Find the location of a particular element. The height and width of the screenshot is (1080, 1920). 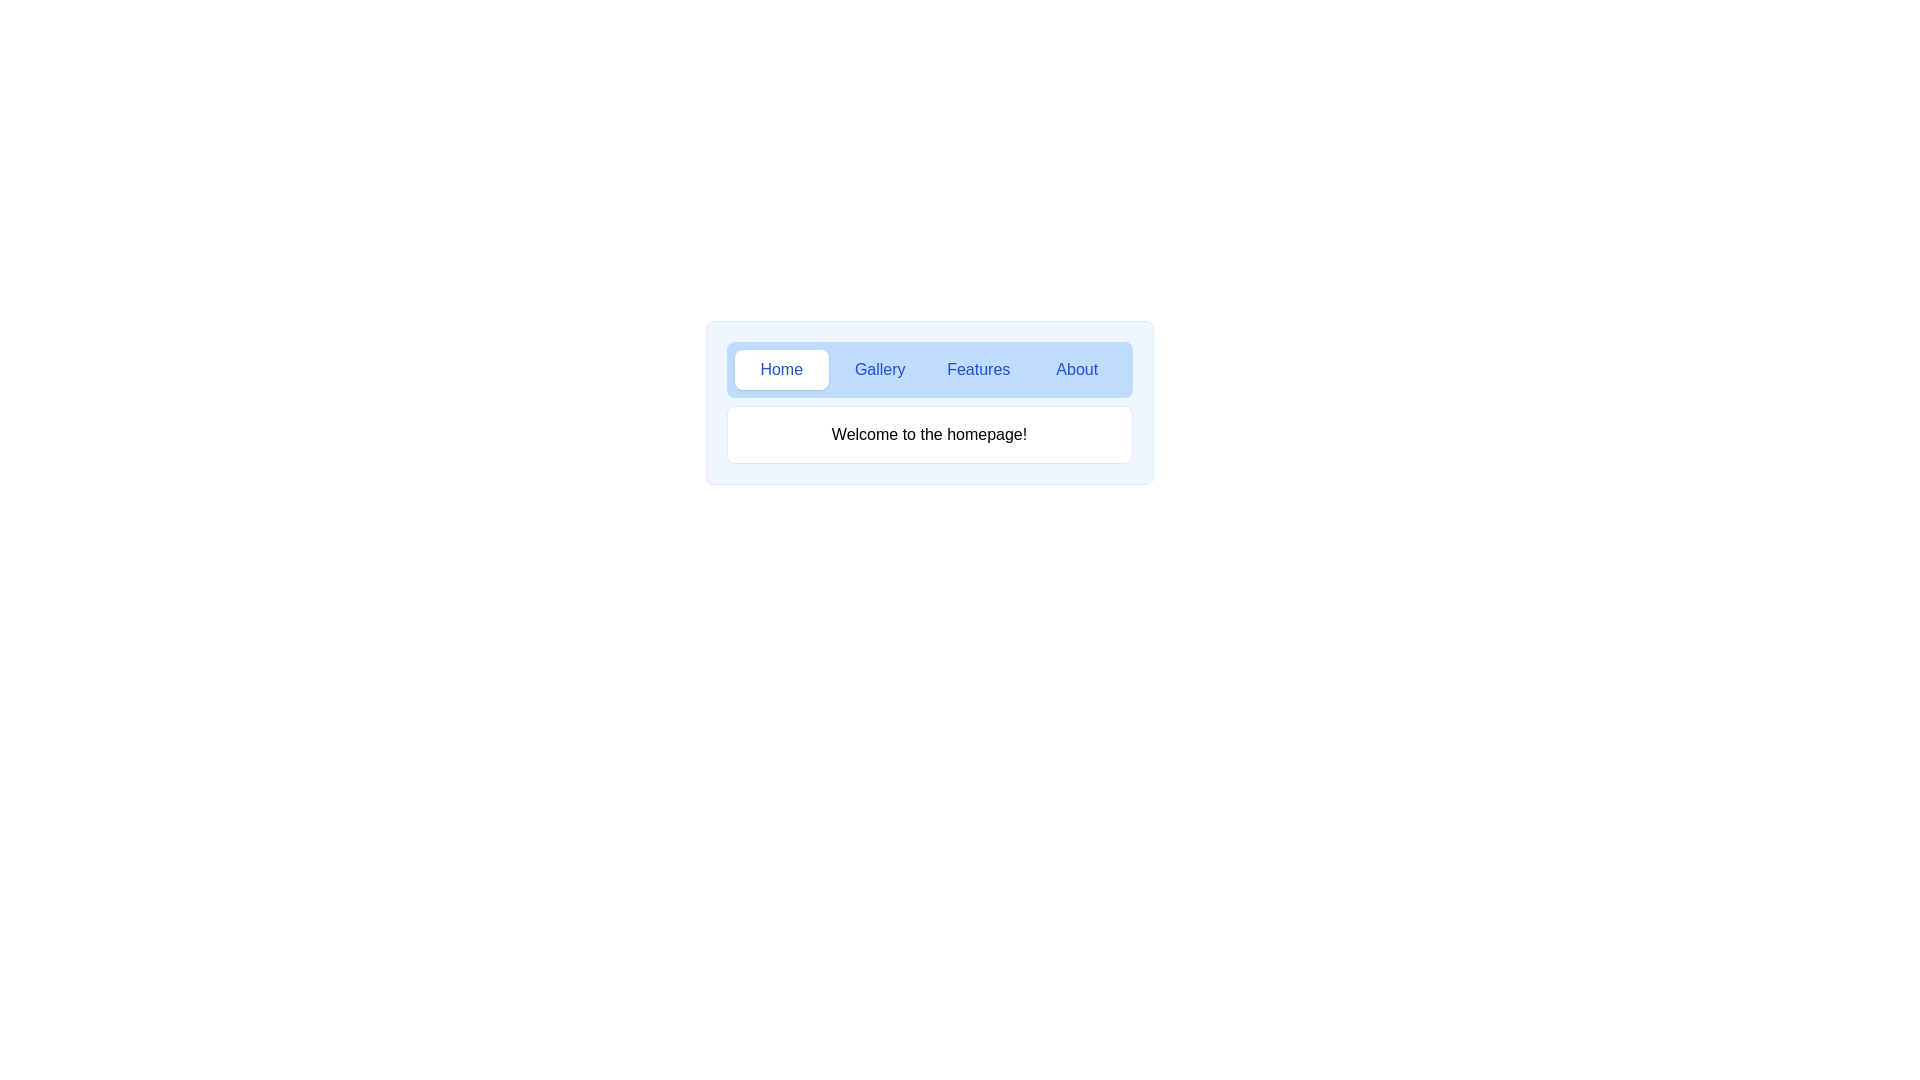

the fourth tab button labeled 'About' to switch tabs in the navigation panel identified by 'headlessui-tabs-panel-:re:' is located at coordinates (1076, 370).